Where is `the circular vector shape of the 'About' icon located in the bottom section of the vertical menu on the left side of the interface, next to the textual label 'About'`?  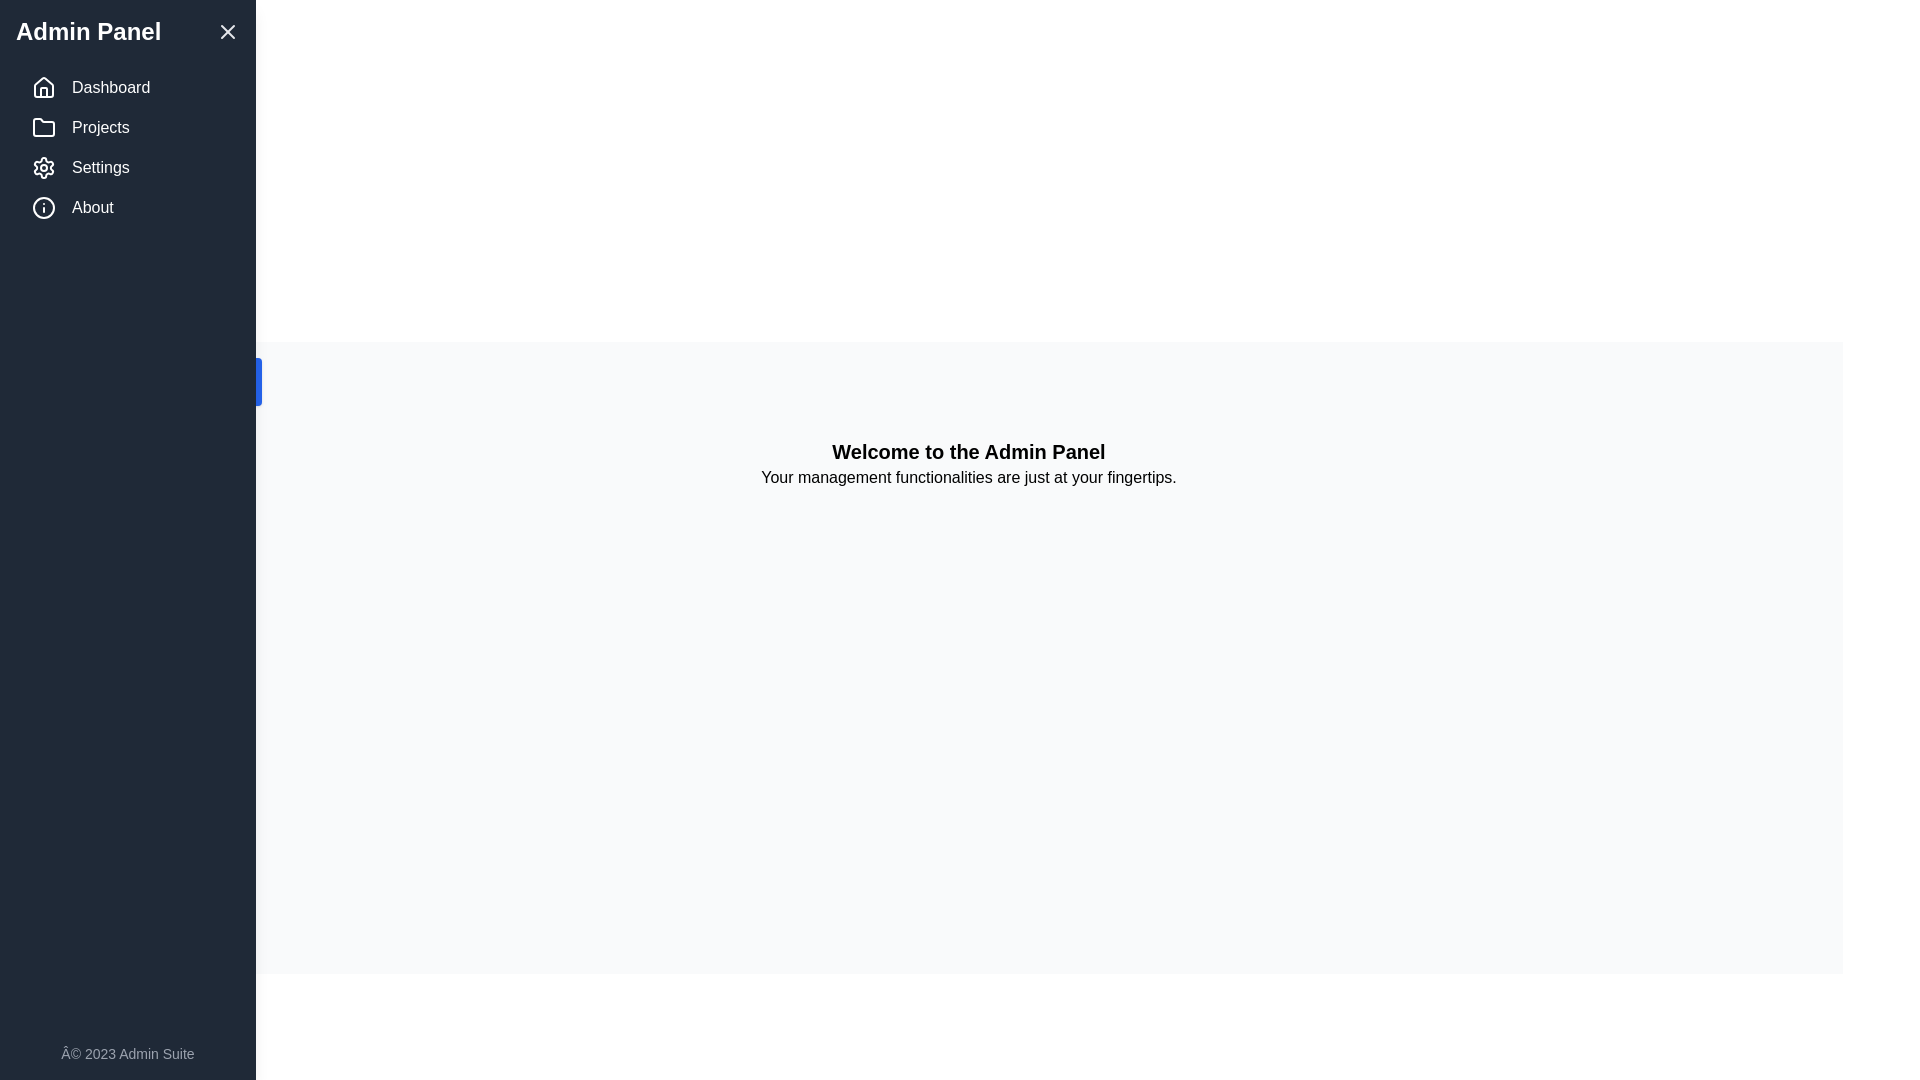
the circular vector shape of the 'About' icon located in the bottom section of the vertical menu on the left side of the interface, next to the textual label 'About' is located at coordinates (43, 208).